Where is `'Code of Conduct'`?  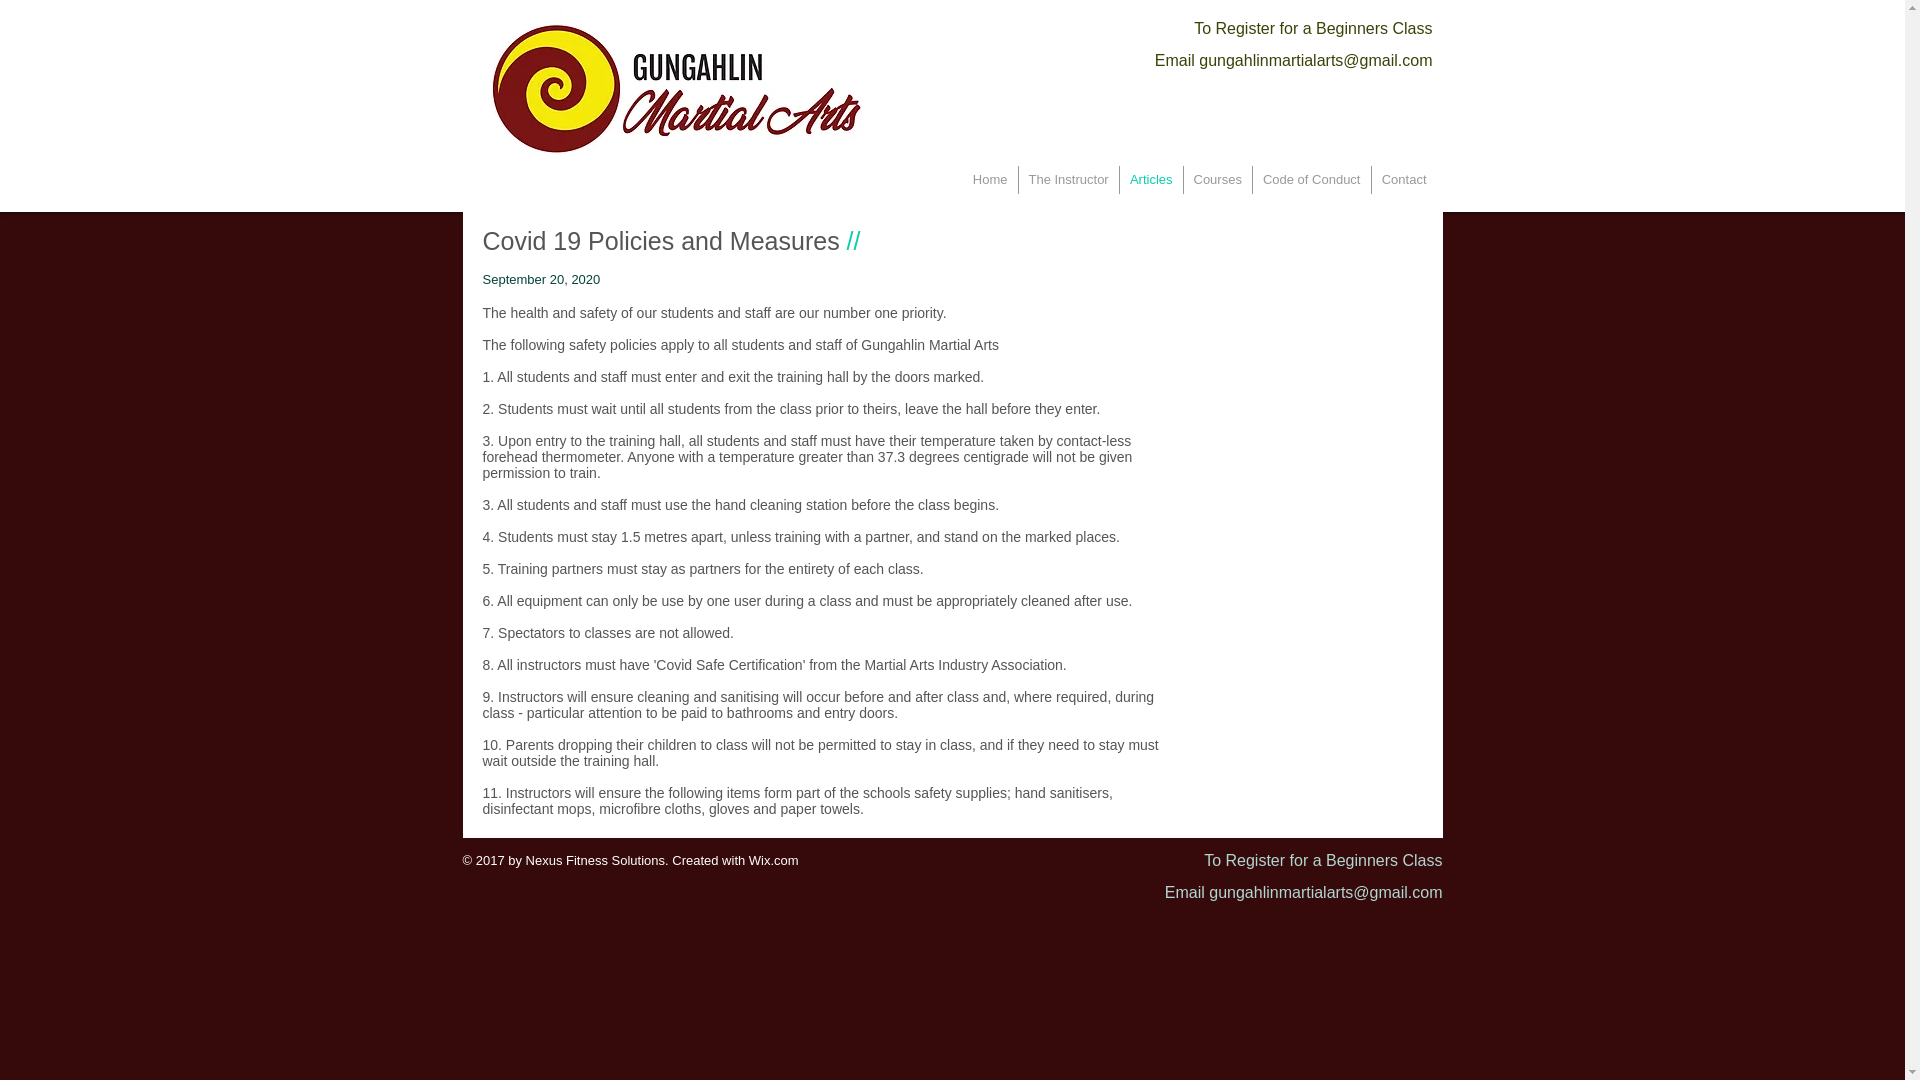 'Code of Conduct' is located at coordinates (1251, 180).